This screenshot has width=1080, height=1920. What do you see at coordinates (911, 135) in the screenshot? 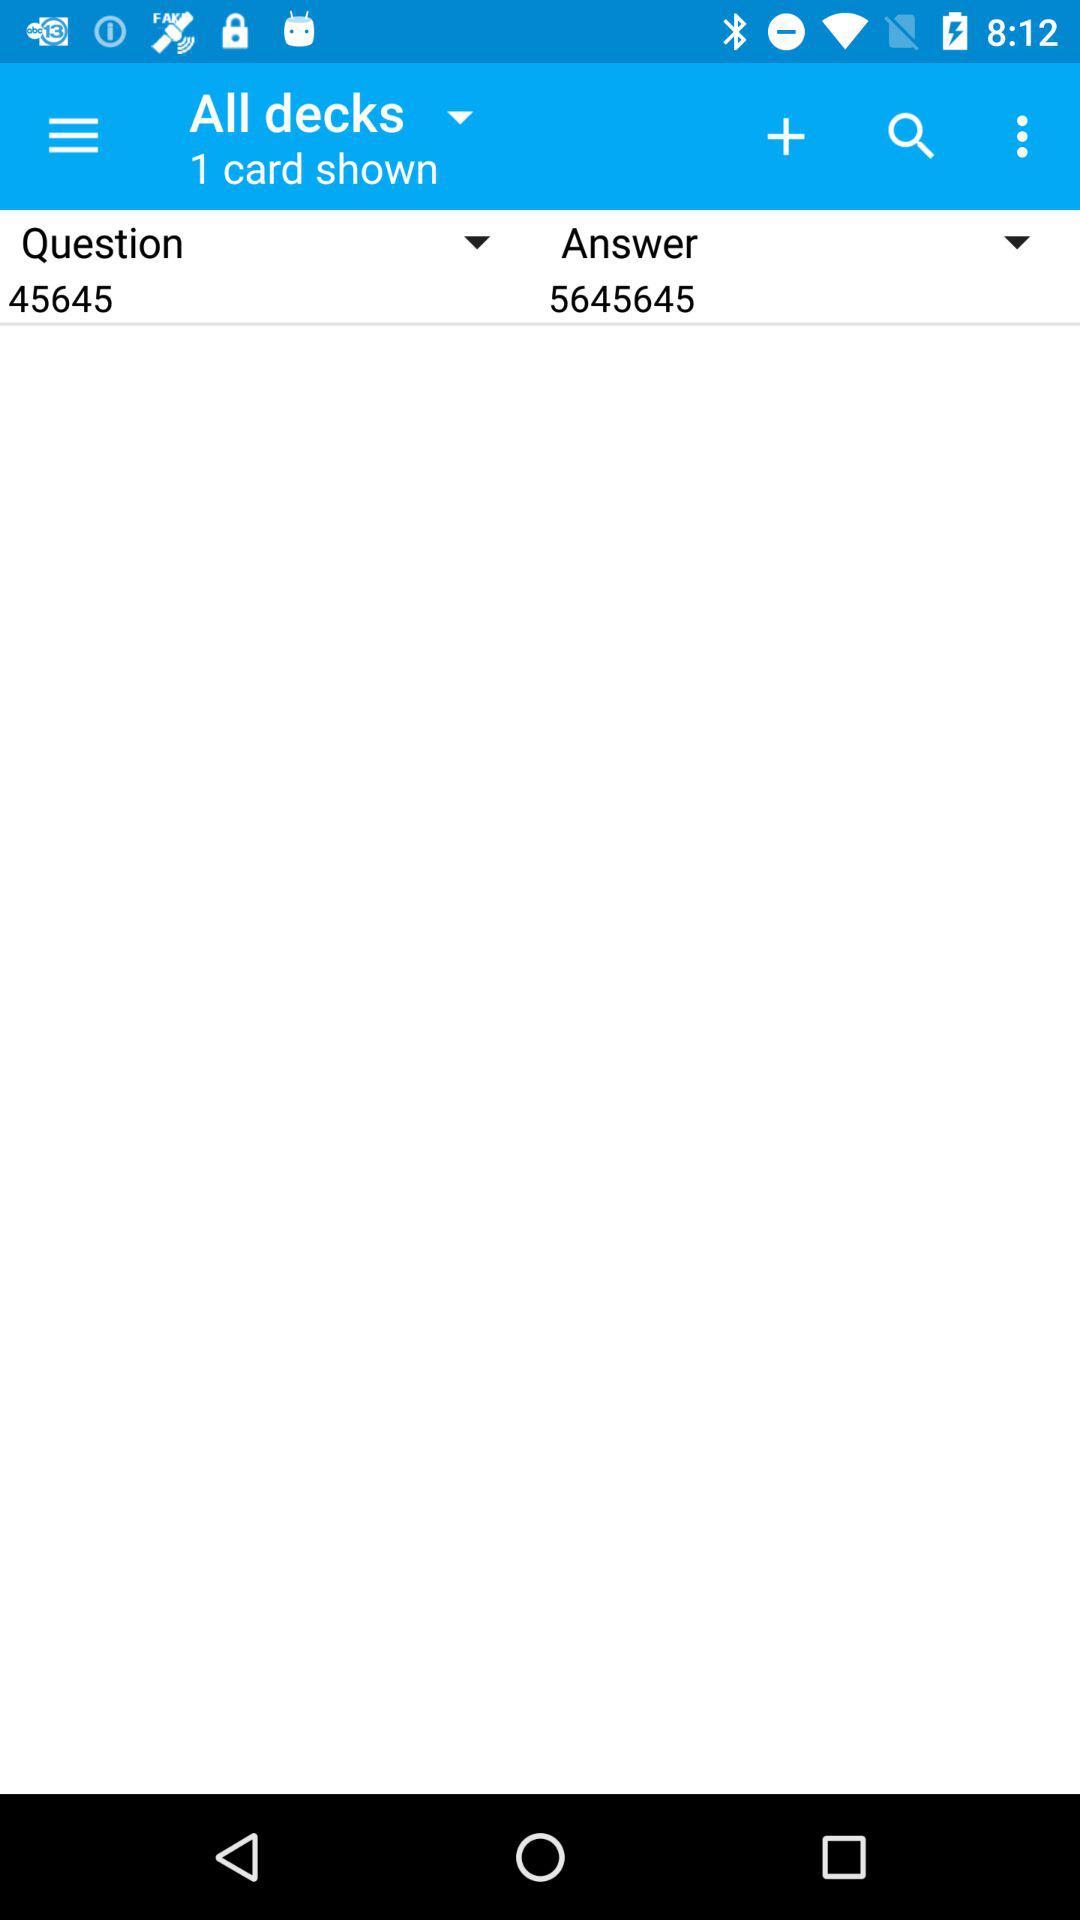
I see `the icon above the answer icon` at bounding box center [911, 135].